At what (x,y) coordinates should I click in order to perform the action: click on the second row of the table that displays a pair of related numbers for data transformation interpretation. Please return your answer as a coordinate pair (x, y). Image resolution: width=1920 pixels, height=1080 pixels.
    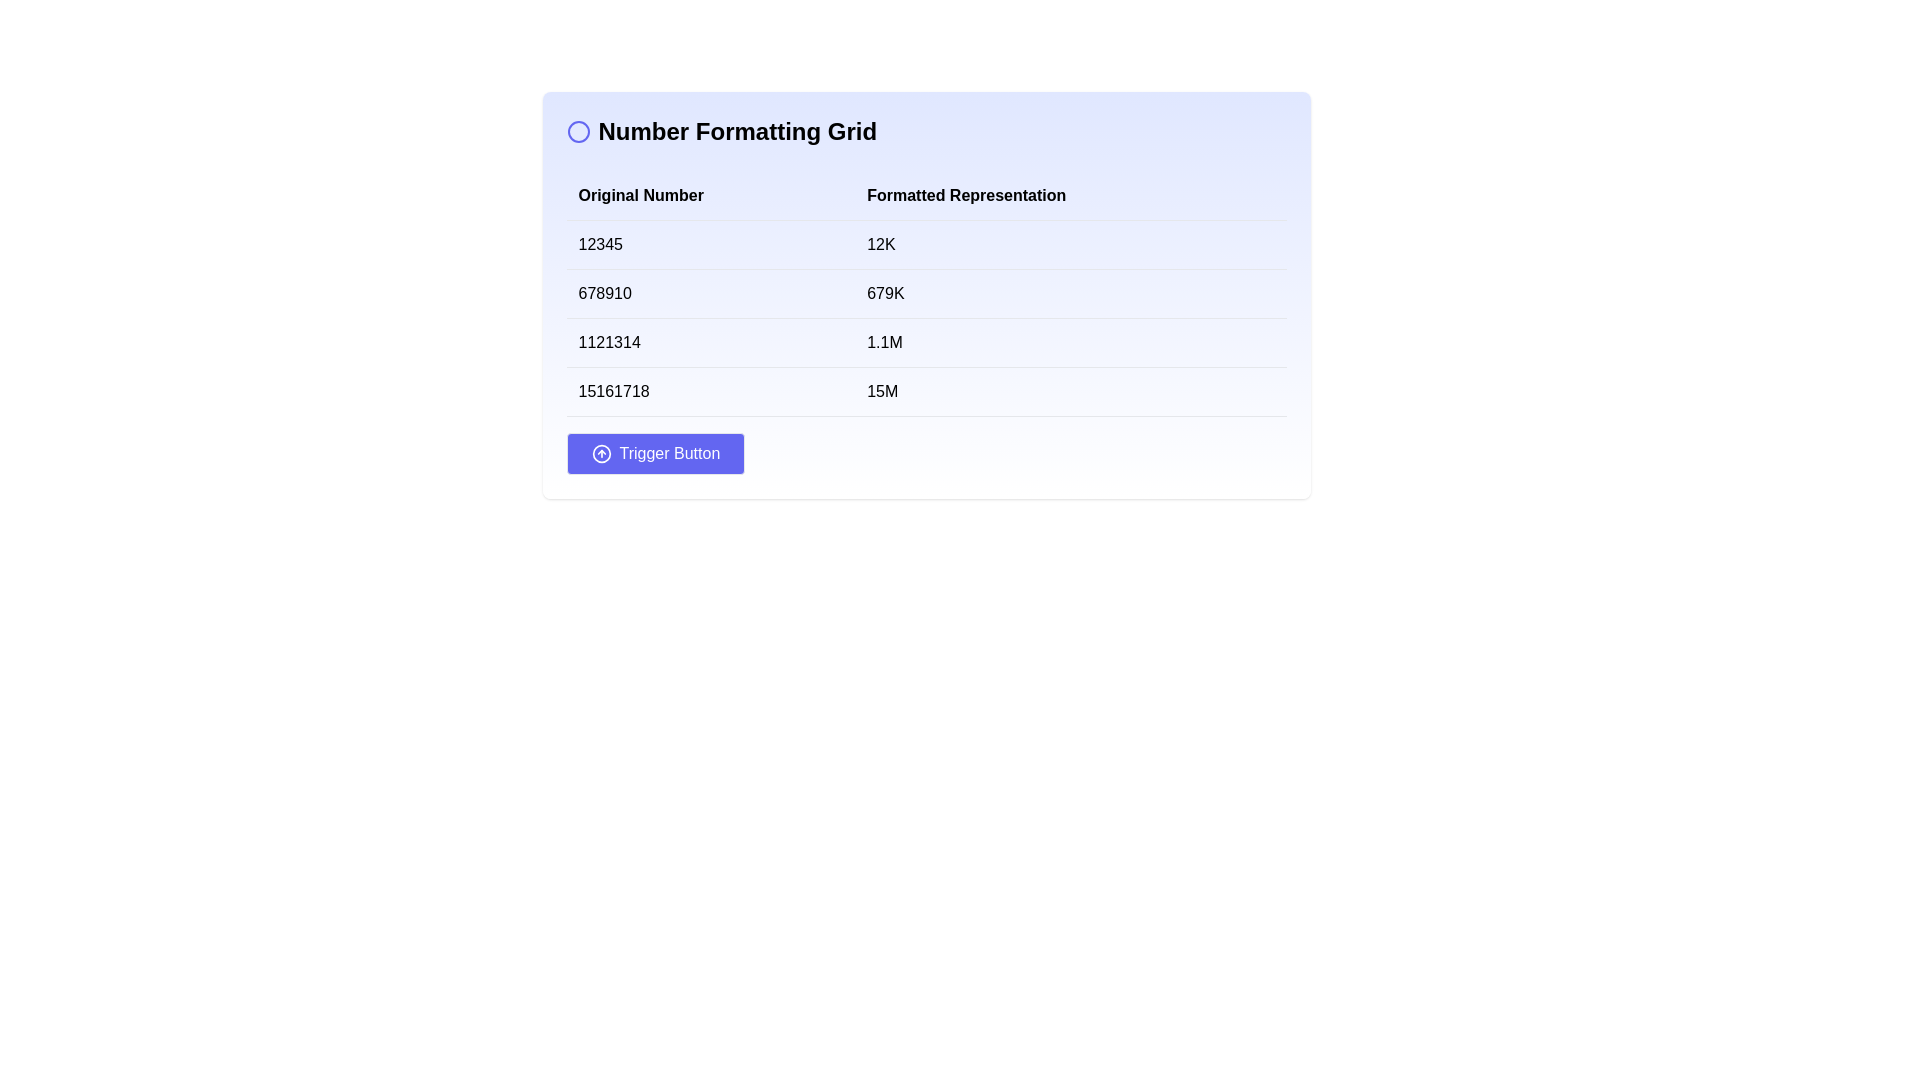
    Looking at the image, I should click on (925, 293).